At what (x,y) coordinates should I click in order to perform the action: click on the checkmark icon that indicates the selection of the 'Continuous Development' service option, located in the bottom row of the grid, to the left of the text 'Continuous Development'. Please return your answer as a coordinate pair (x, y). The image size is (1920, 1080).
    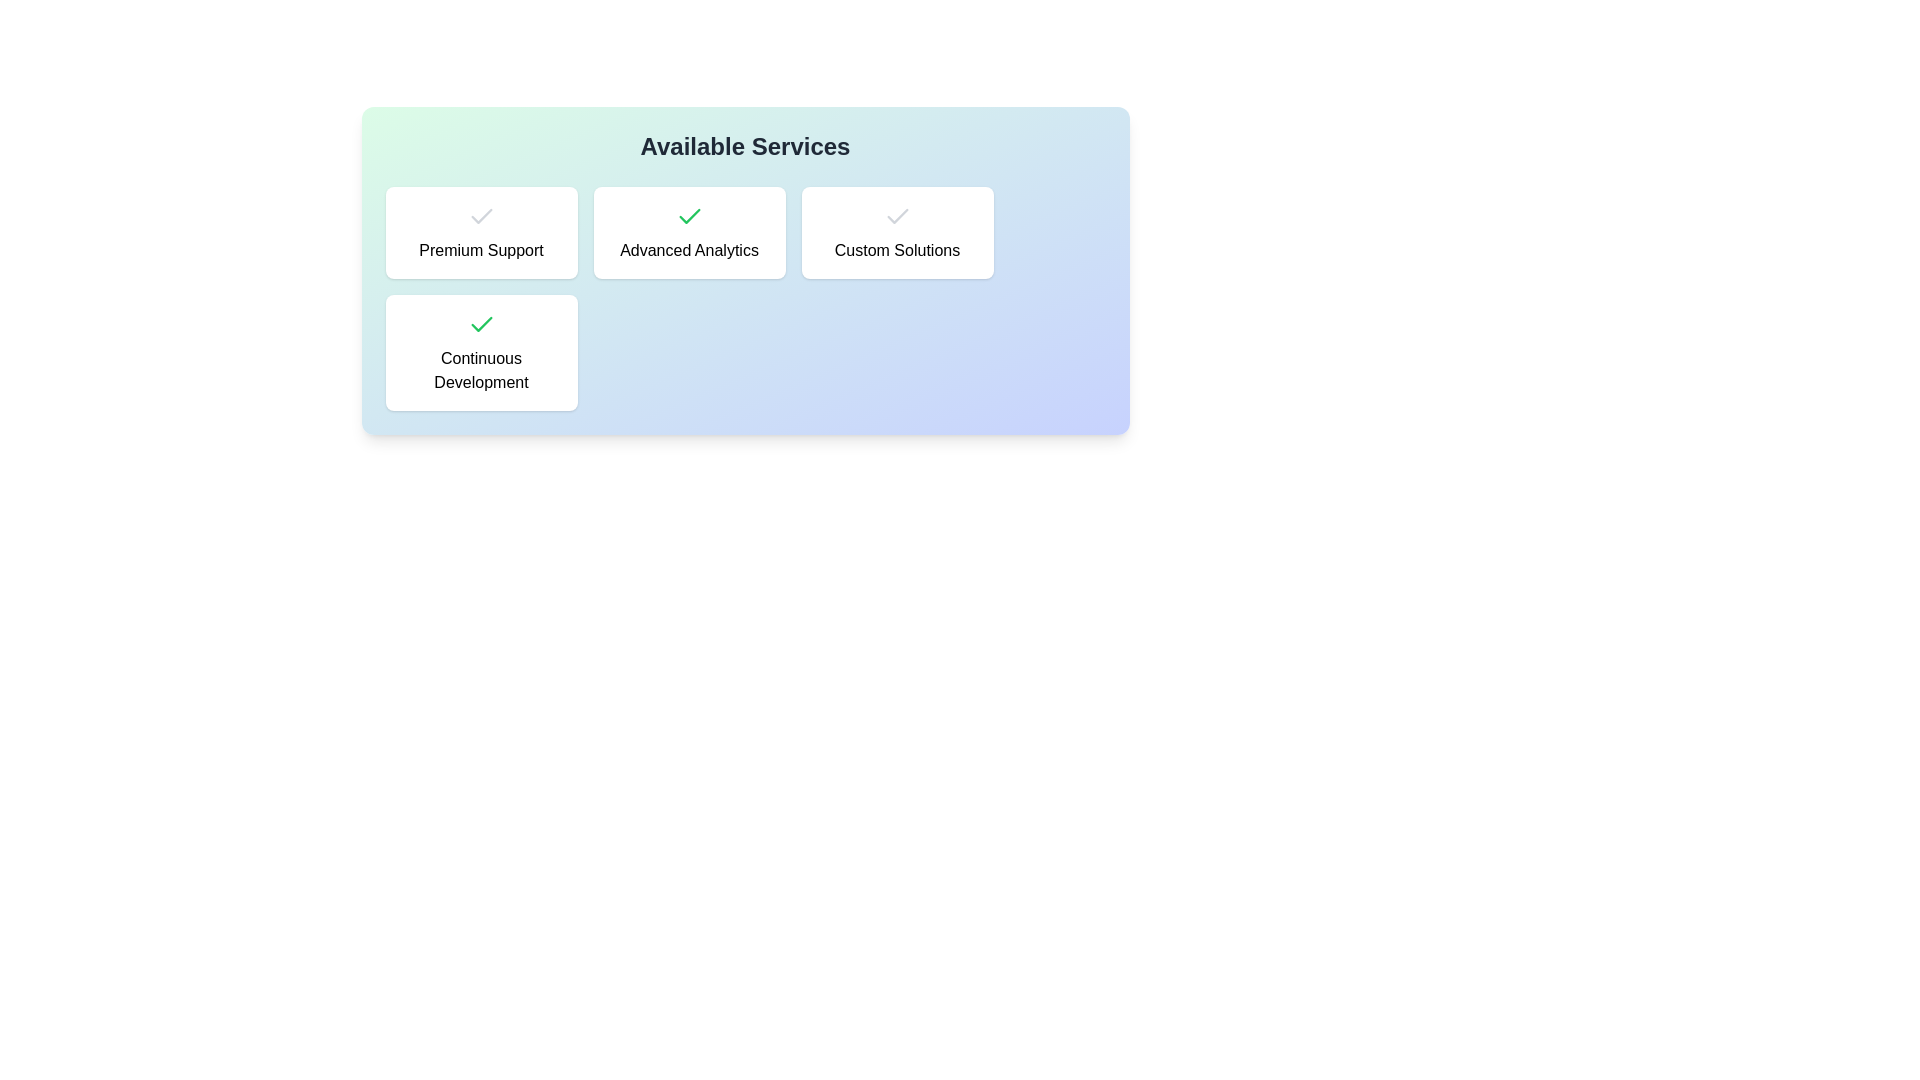
    Looking at the image, I should click on (481, 323).